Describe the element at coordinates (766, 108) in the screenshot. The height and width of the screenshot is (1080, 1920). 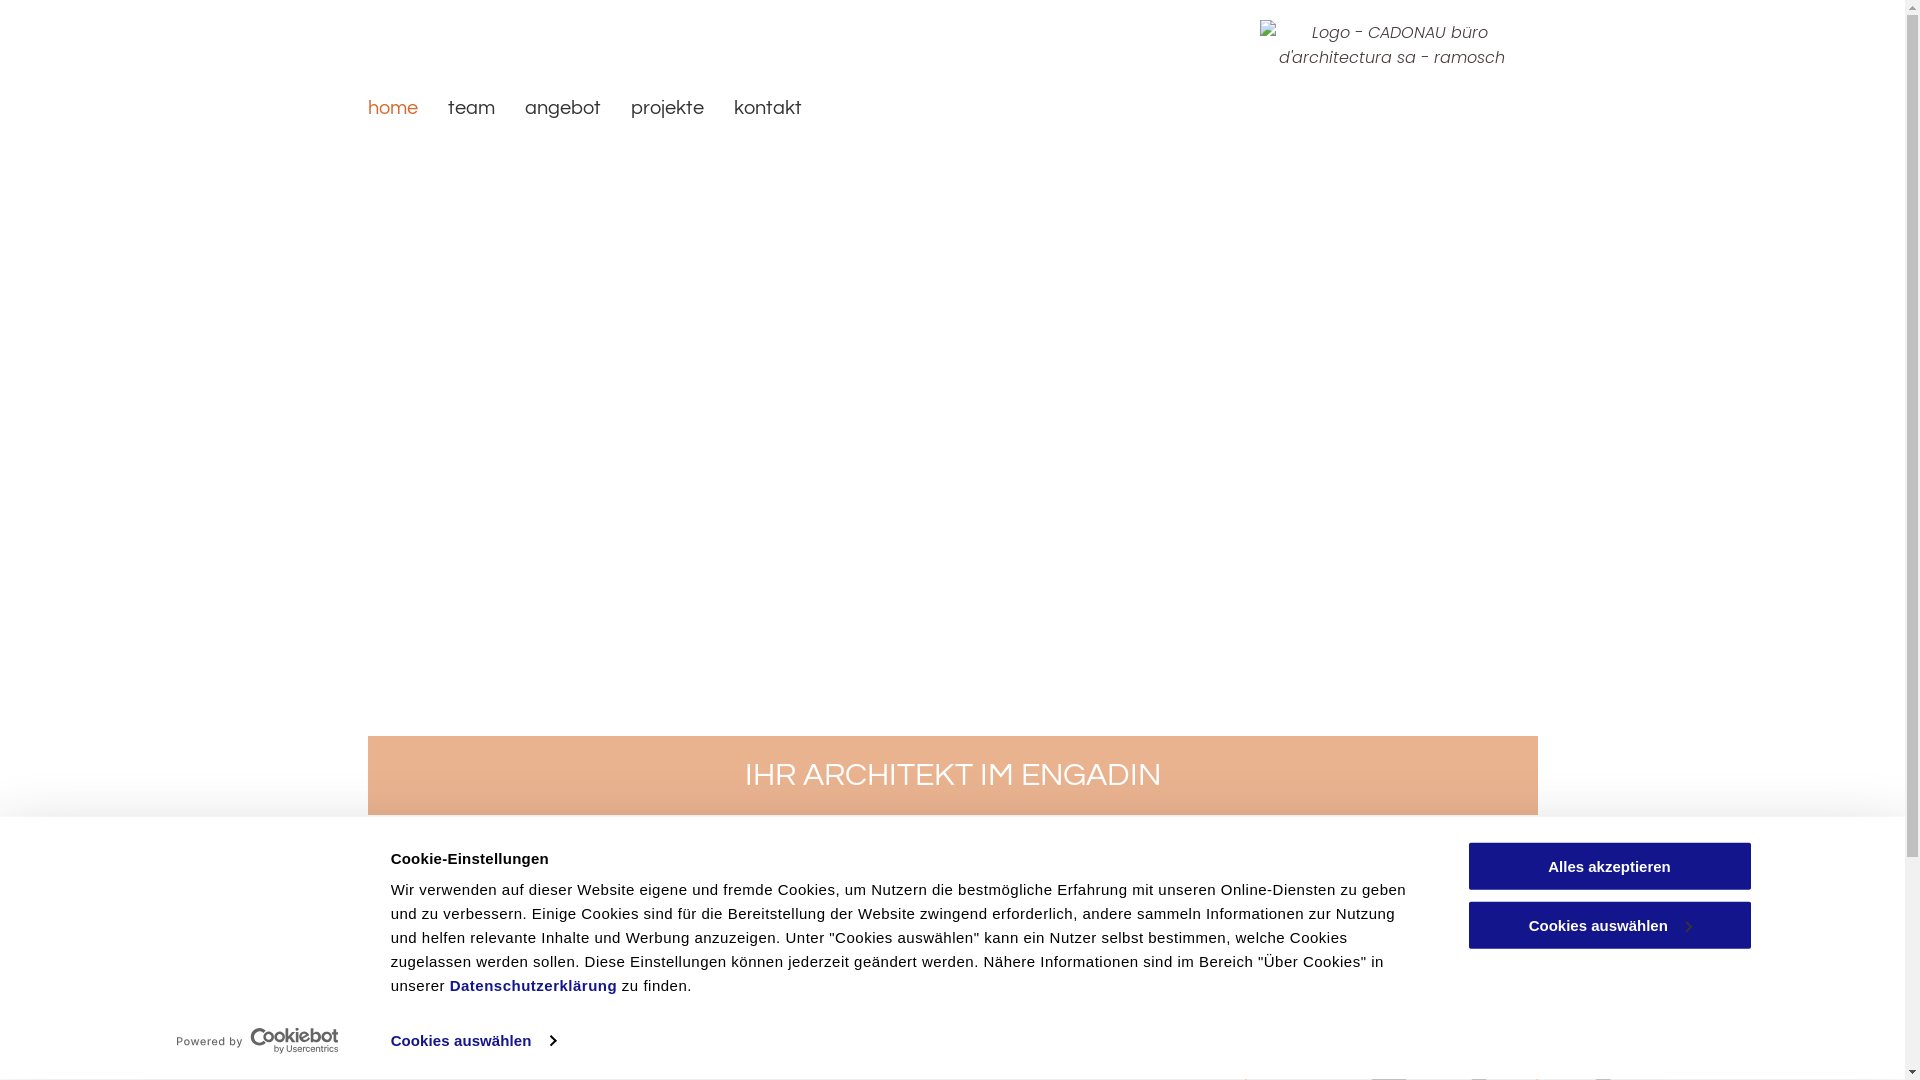
I see `'kontakt'` at that location.